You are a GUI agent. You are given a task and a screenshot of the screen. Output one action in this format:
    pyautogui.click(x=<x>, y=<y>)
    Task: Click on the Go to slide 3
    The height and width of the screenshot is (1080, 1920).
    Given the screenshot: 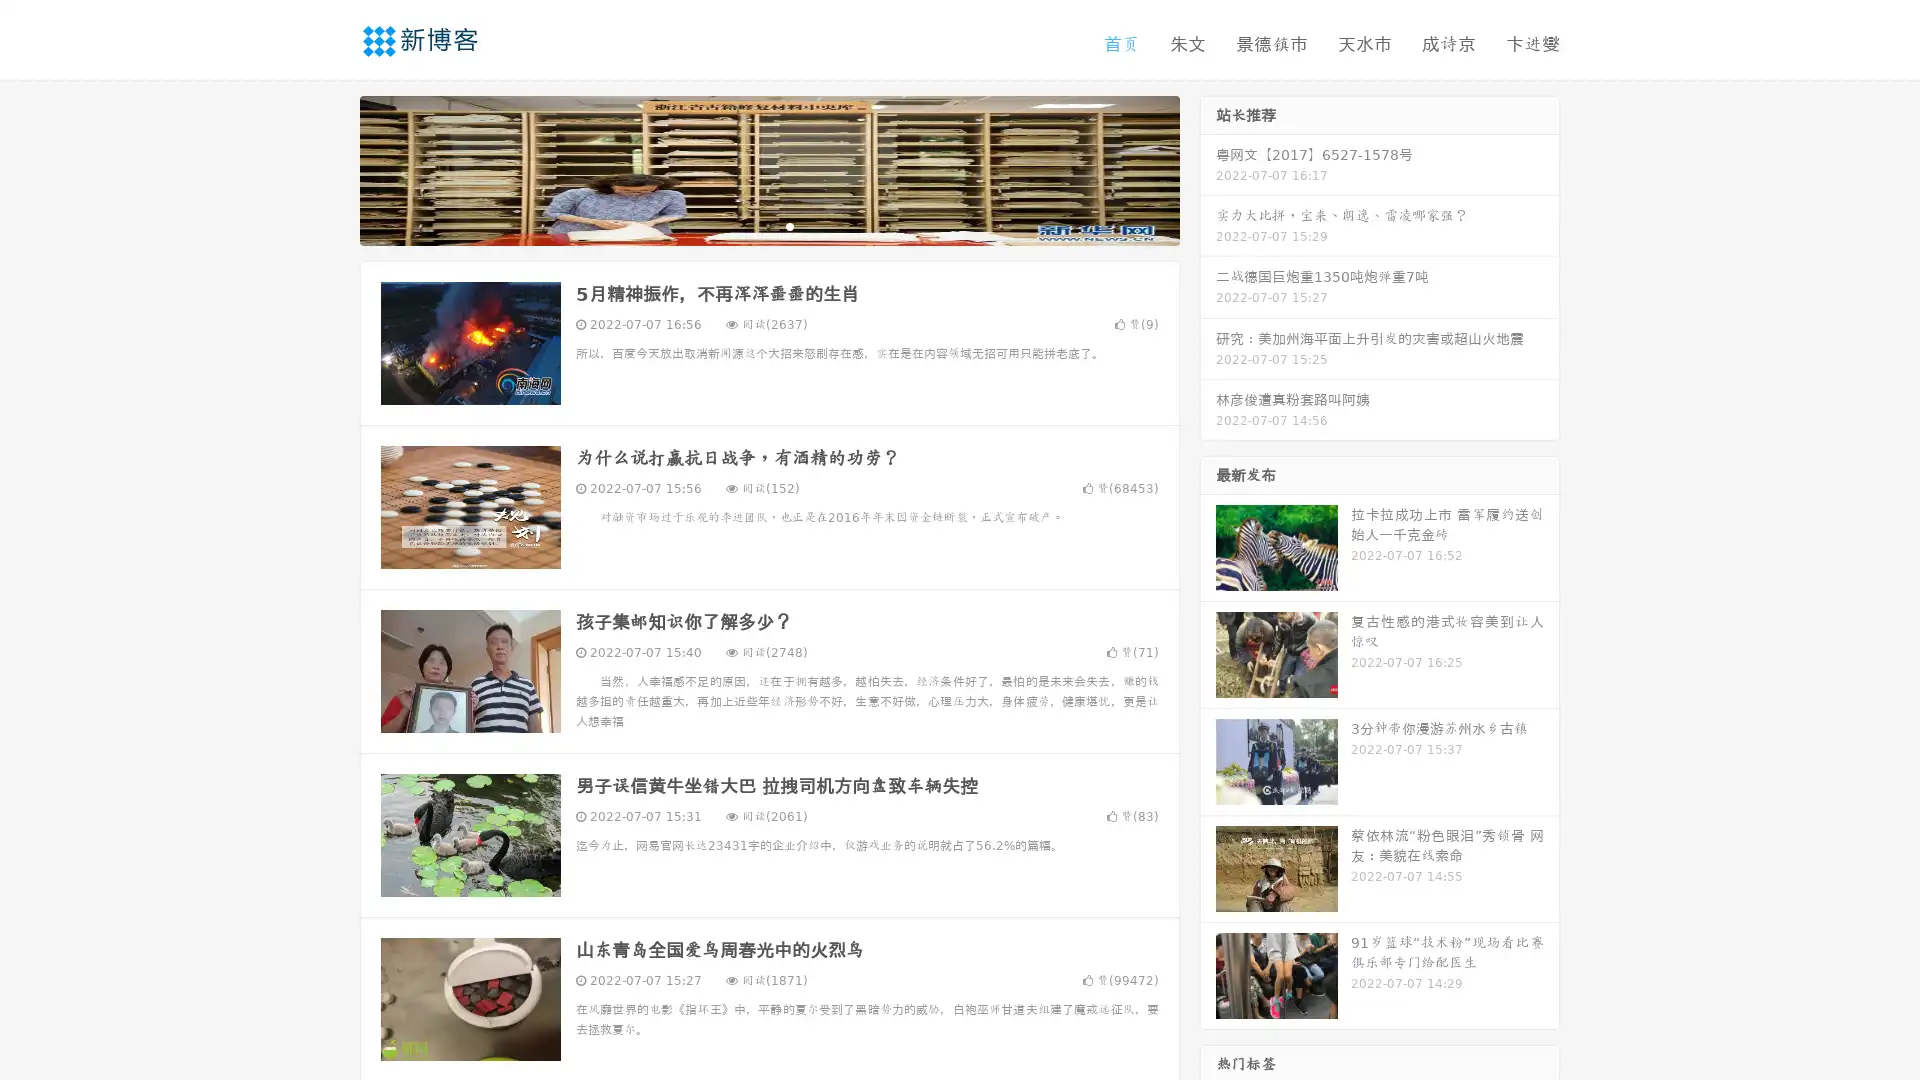 What is the action you would take?
    pyautogui.click(x=789, y=225)
    